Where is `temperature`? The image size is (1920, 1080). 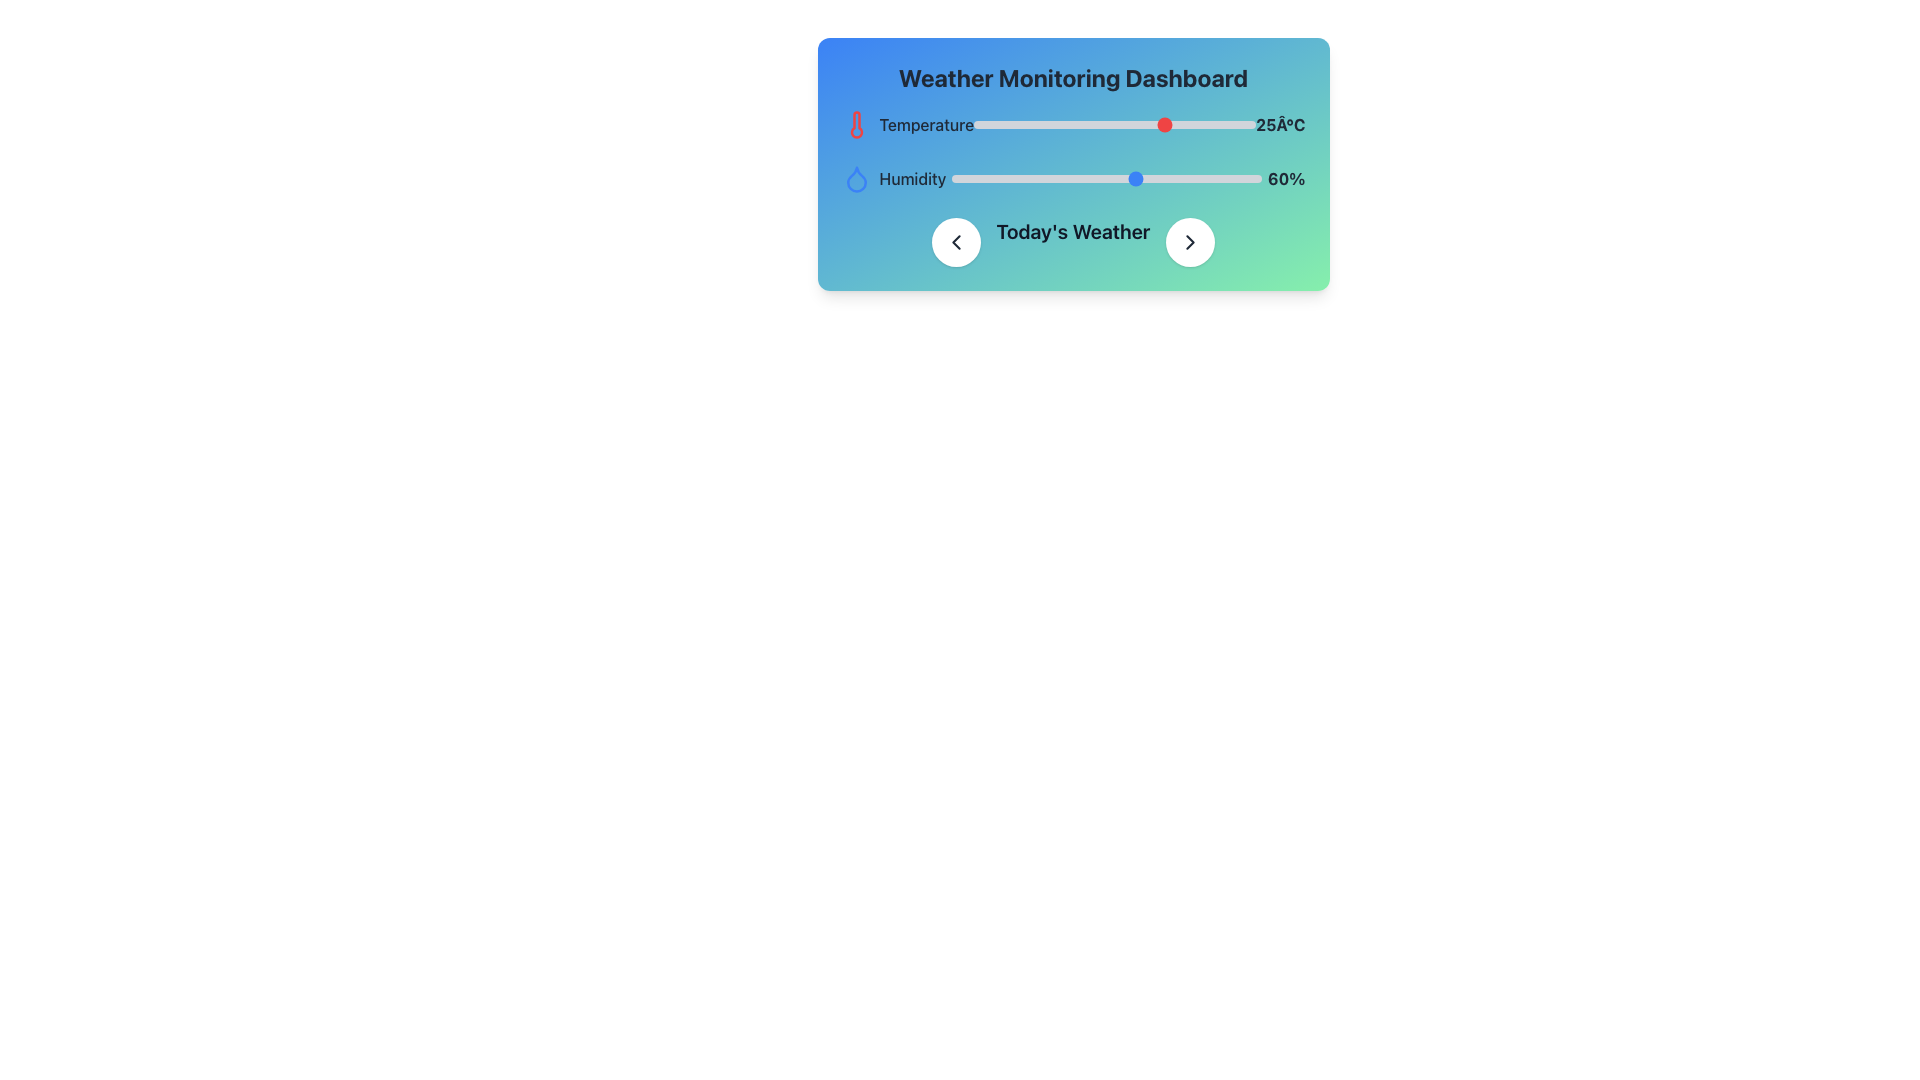
temperature is located at coordinates (1125, 124).